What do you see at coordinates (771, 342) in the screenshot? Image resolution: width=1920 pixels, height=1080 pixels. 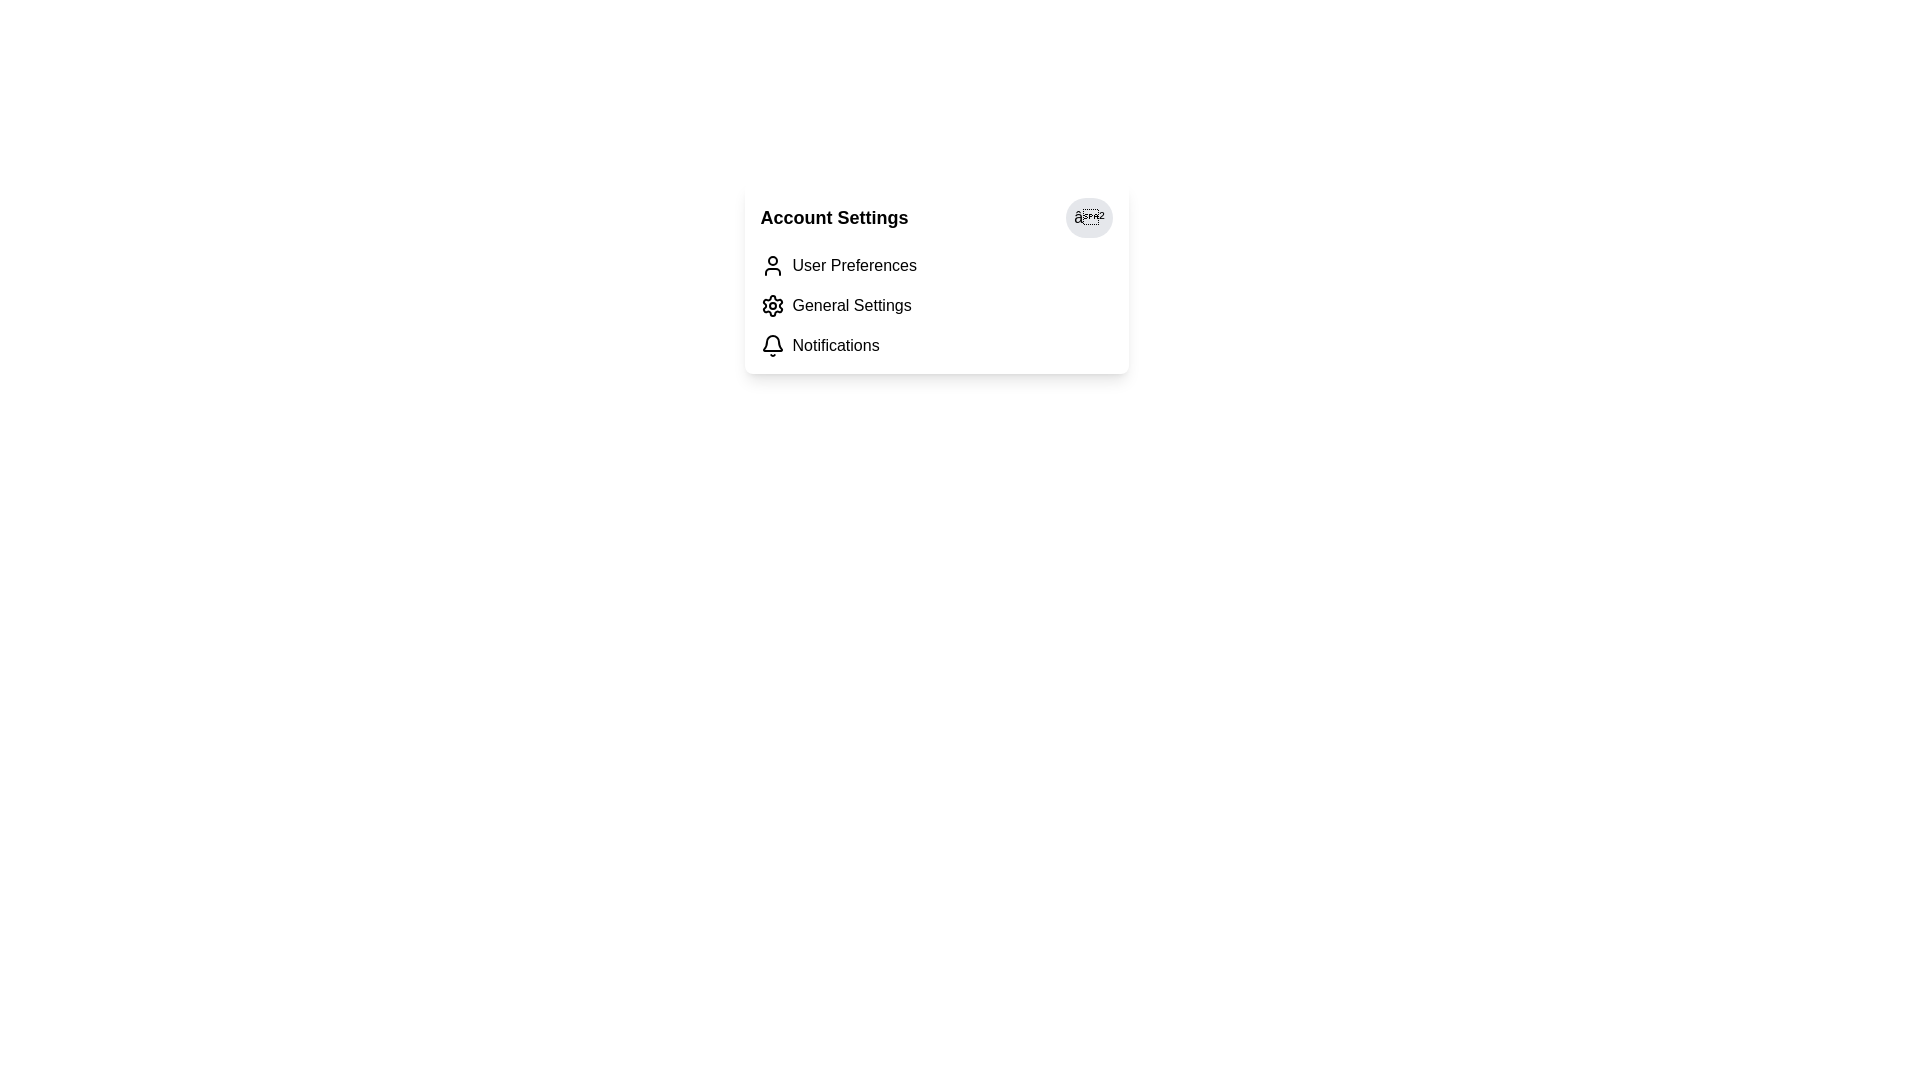 I see `the 'Notifications' icon located at the bottom of the vertical list of options within the card layout` at bounding box center [771, 342].